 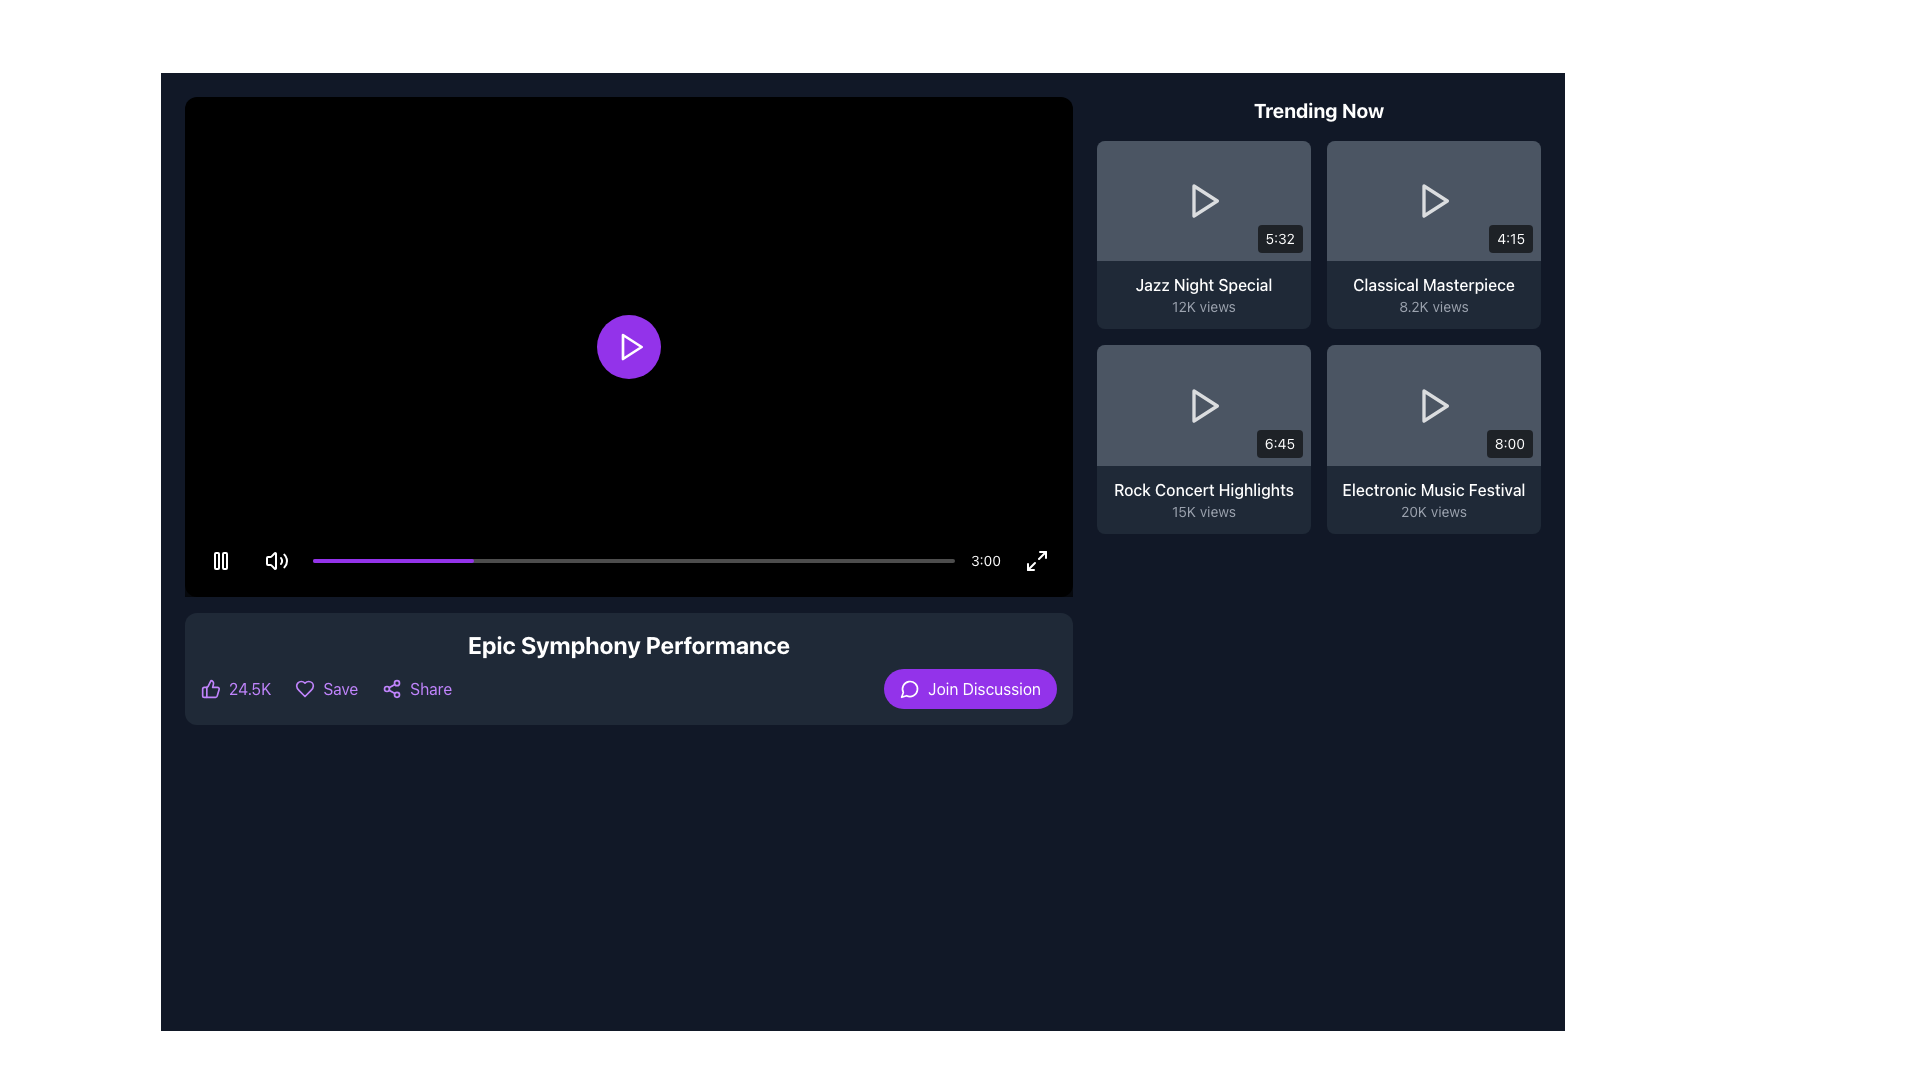 I want to click on the title text of the video content, which is positioned near the bottom of the main video content area and centered horizontally above interactive elements, so click(x=627, y=644).